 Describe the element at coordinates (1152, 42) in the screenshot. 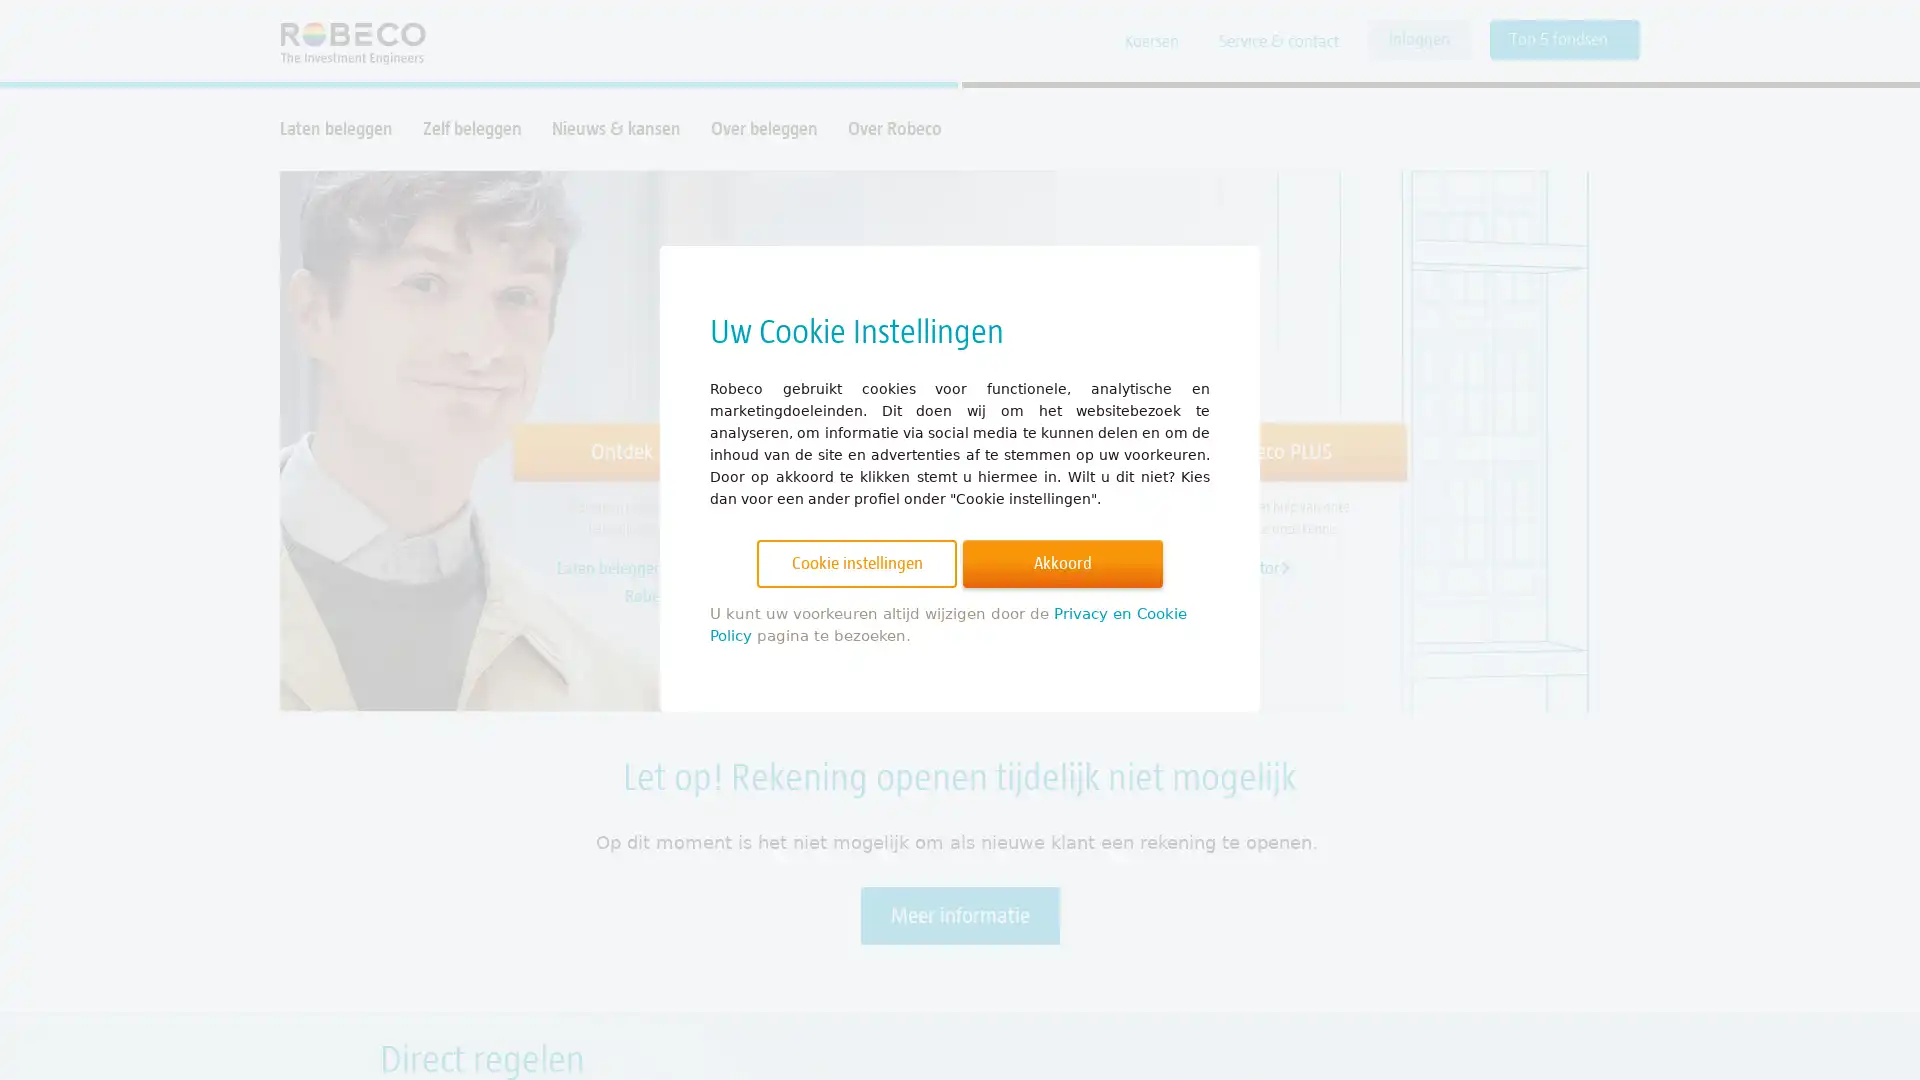

I see `Koersen` at that location.